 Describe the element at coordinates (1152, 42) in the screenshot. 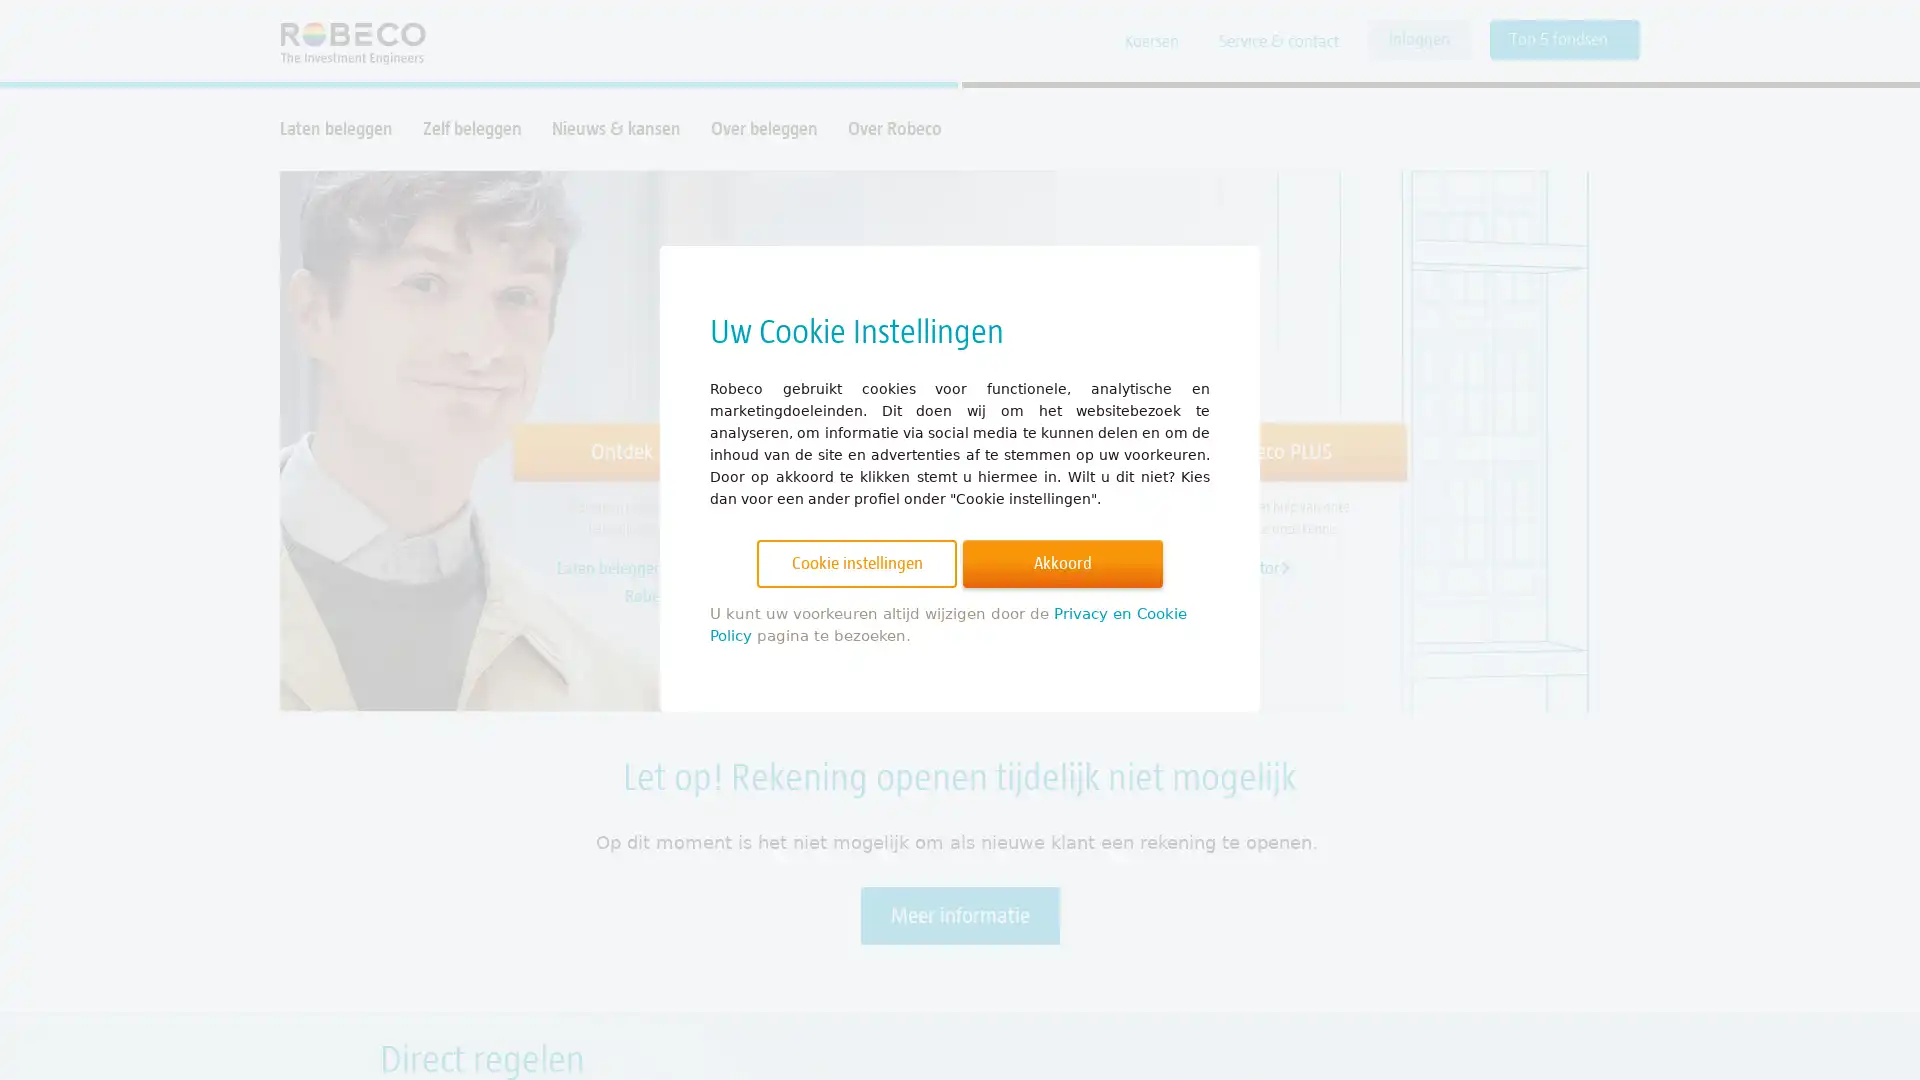

I see `Koersen` at that location.